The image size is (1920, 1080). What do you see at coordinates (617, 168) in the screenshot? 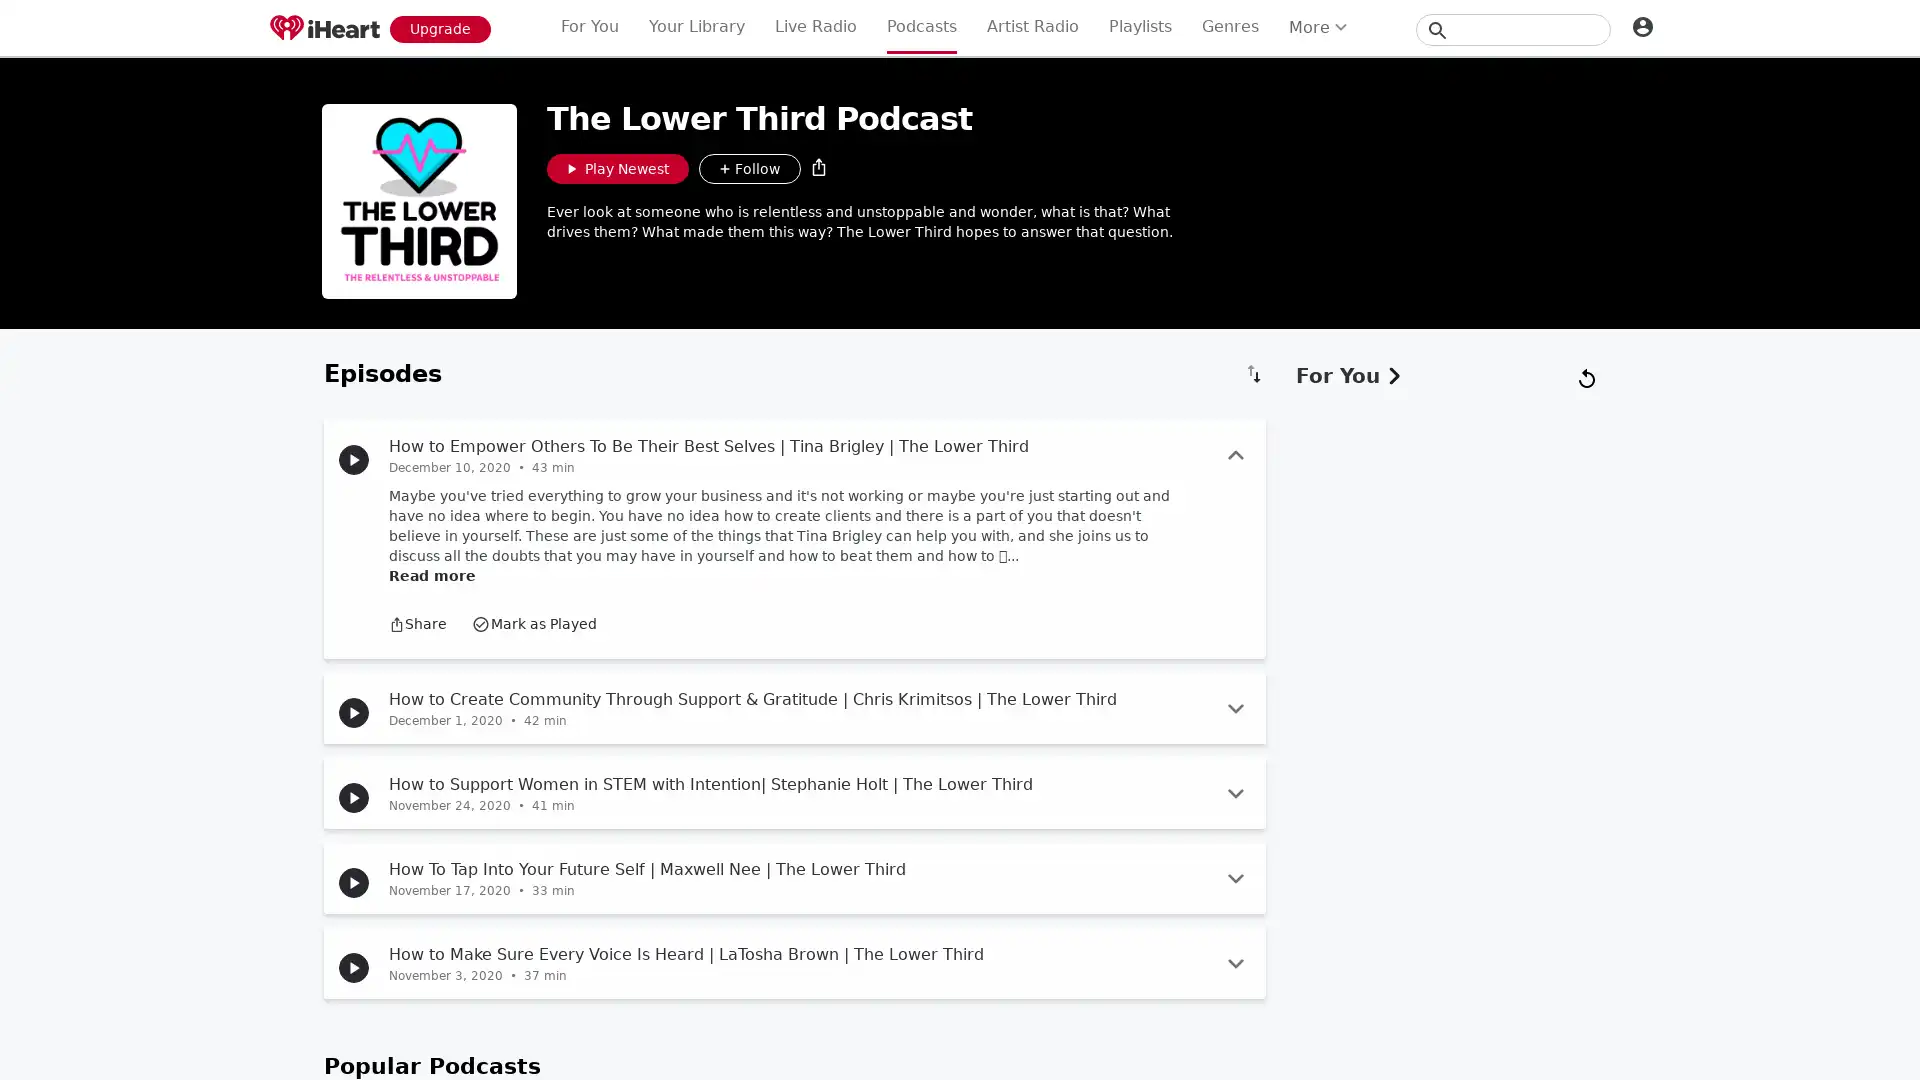
I see `Play Newest` at bounding box center [617, 168].